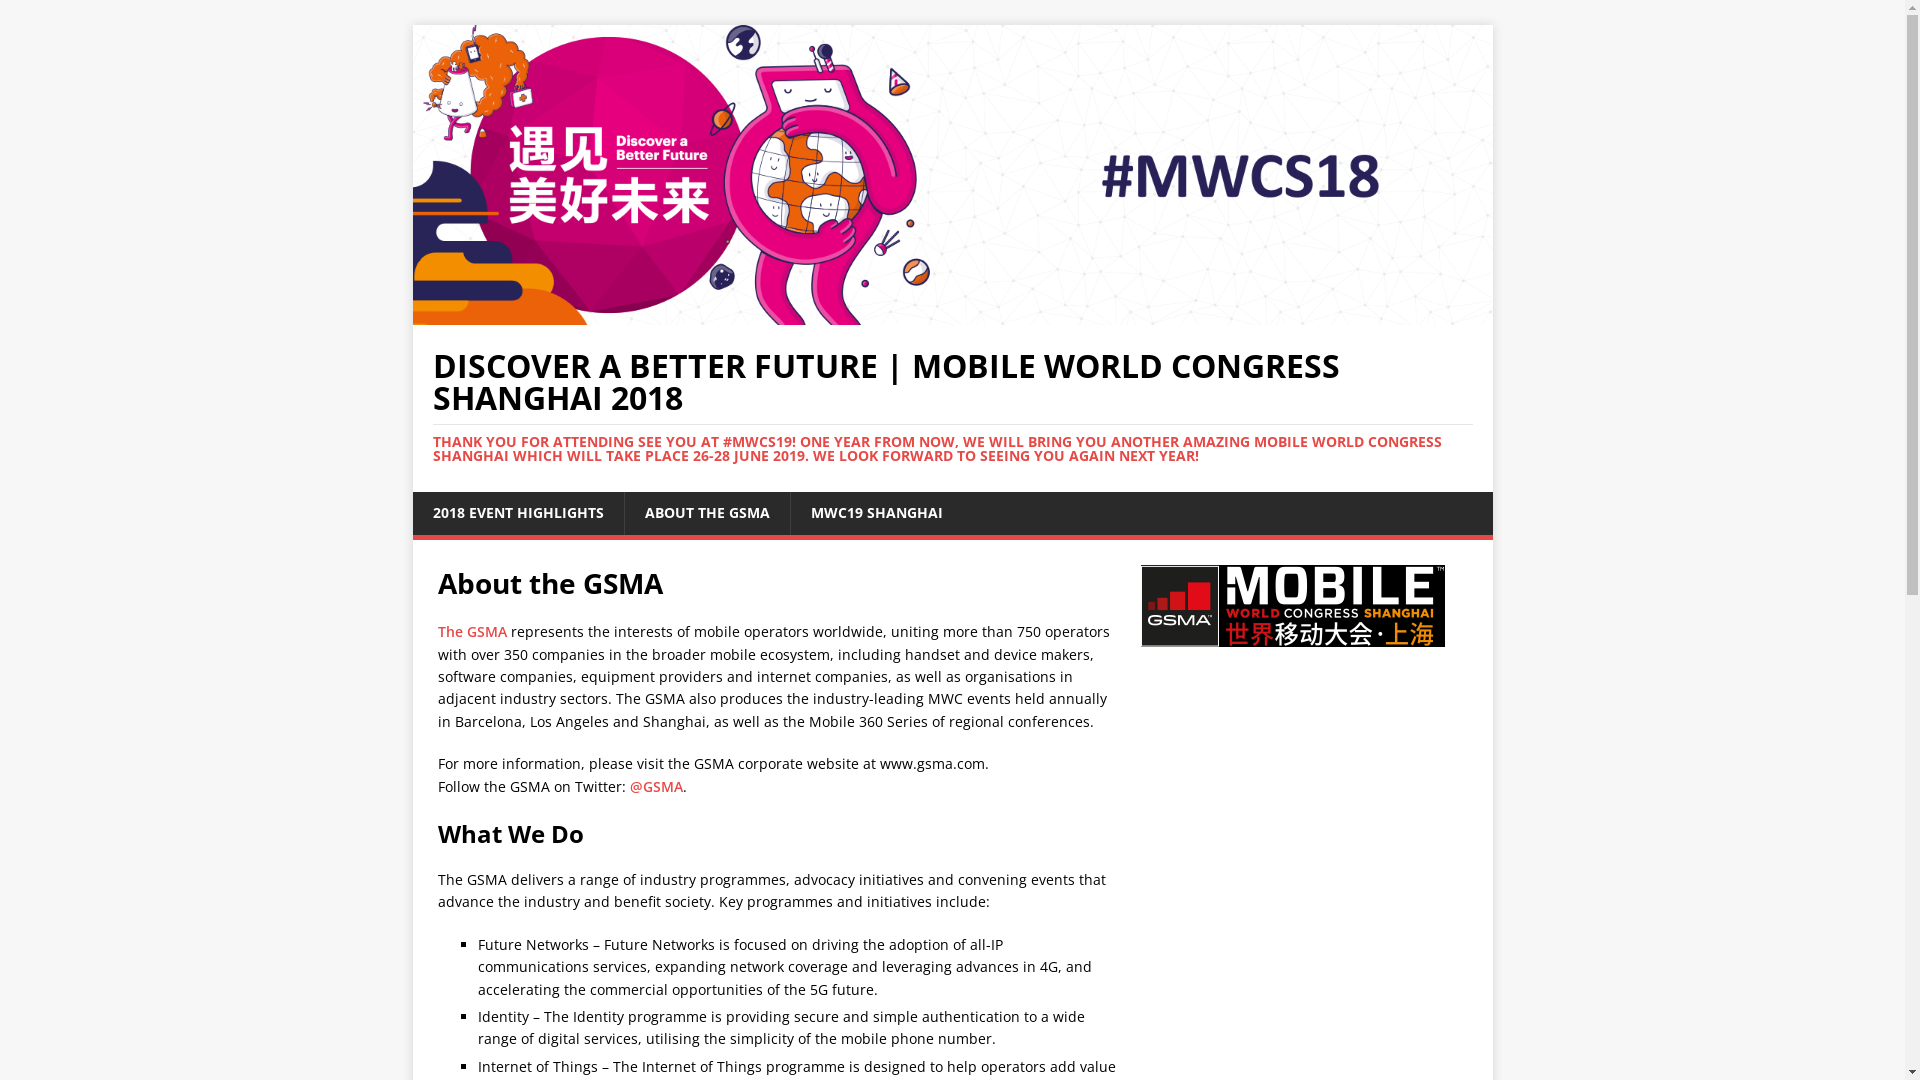  I want to click on 'MWC19 SHANGHAI', so click(789, 512).